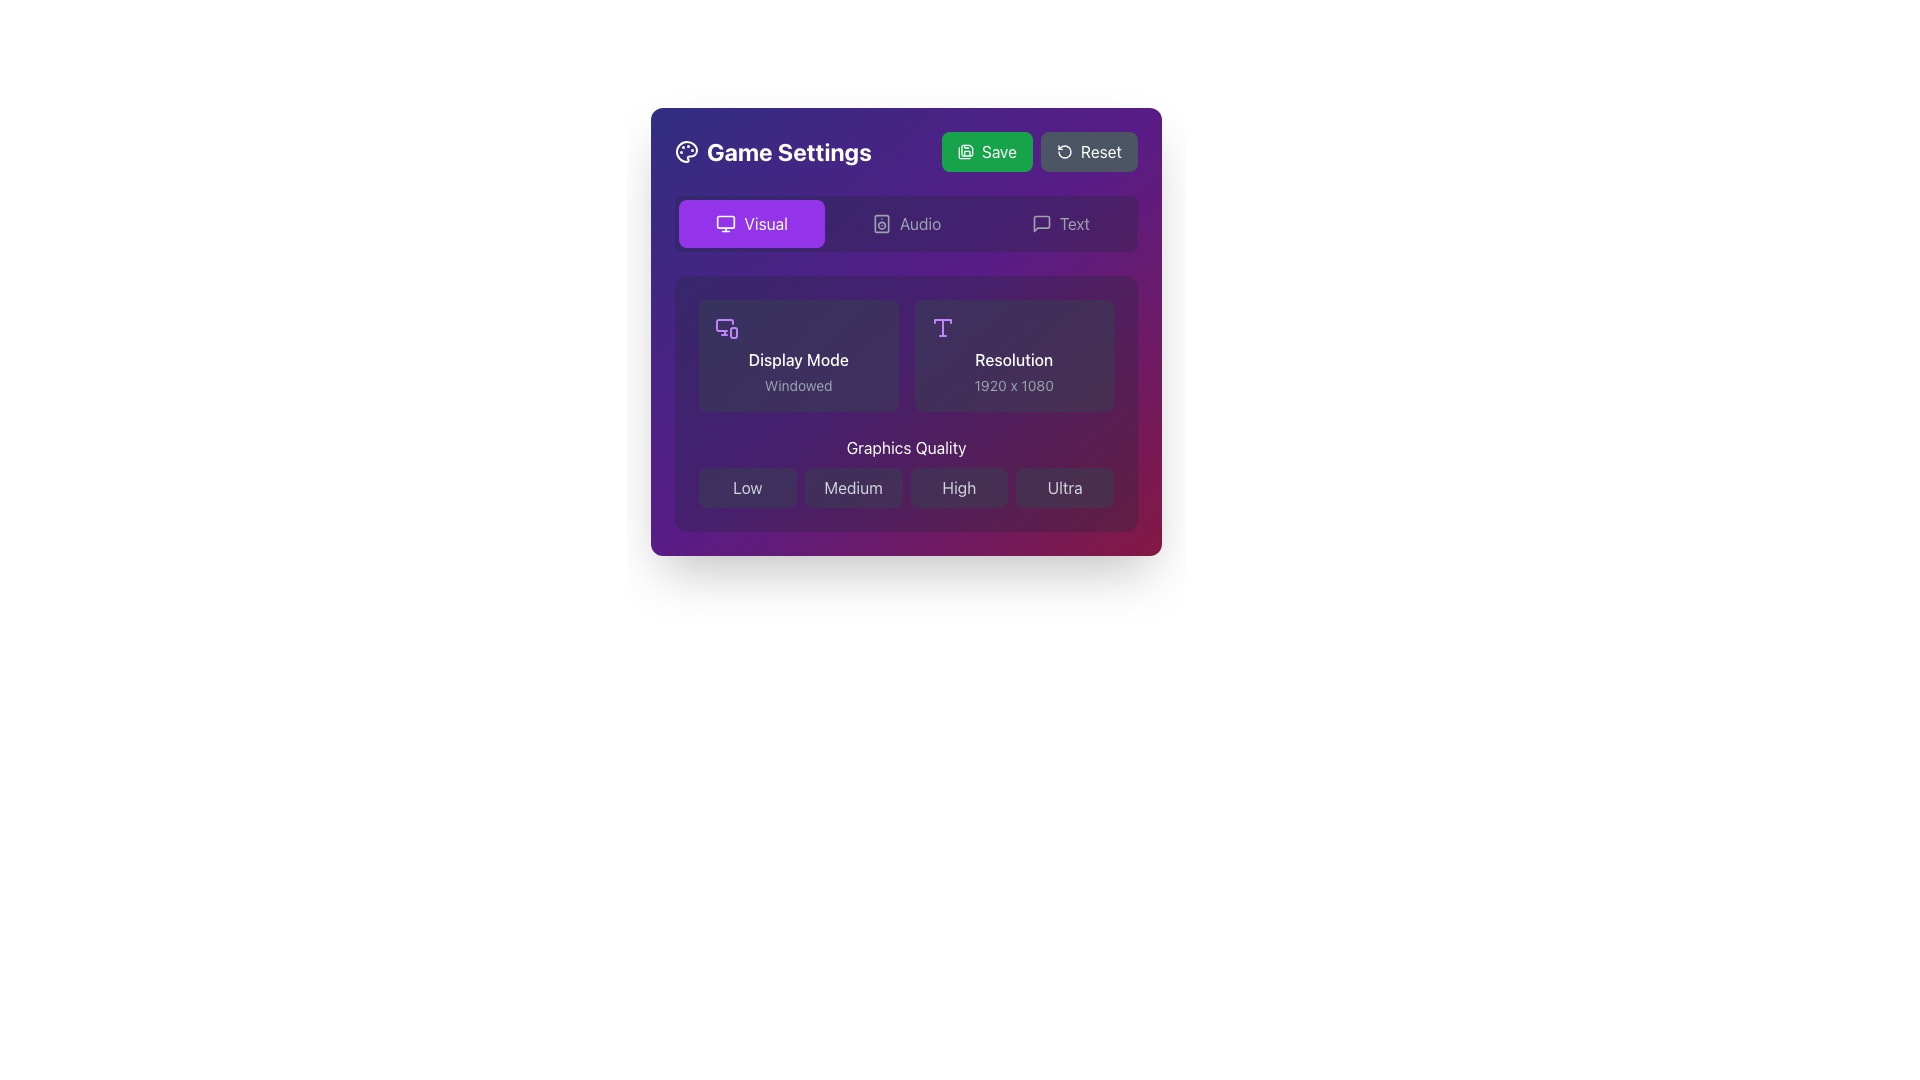 The height and width of the screenshot is (1080, 1920). What do you see at coordinates (686, 150) in the screenshot?
I see `the circular palette icon located to the left of the 'Game Settings' text in the header section` at bounding box center [686, 150].